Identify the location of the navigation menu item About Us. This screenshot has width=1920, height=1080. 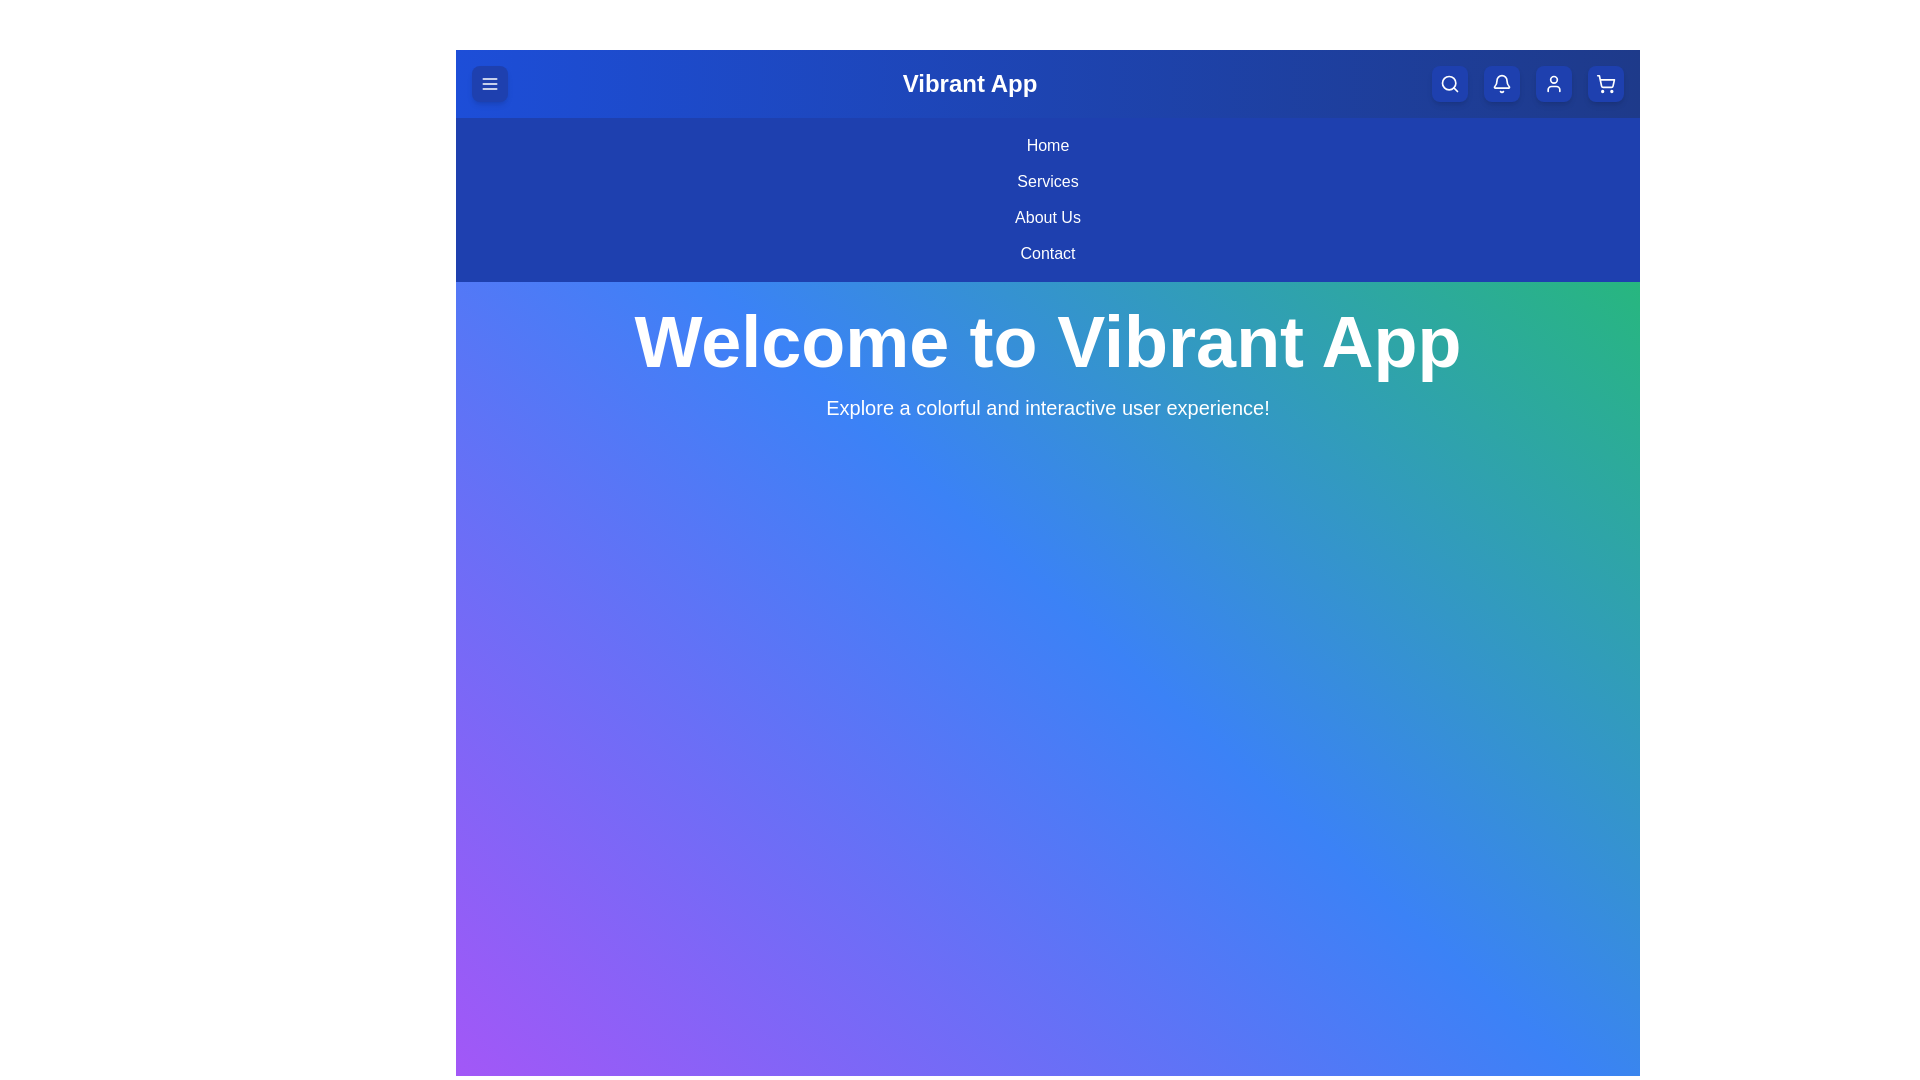
(1046, 218).